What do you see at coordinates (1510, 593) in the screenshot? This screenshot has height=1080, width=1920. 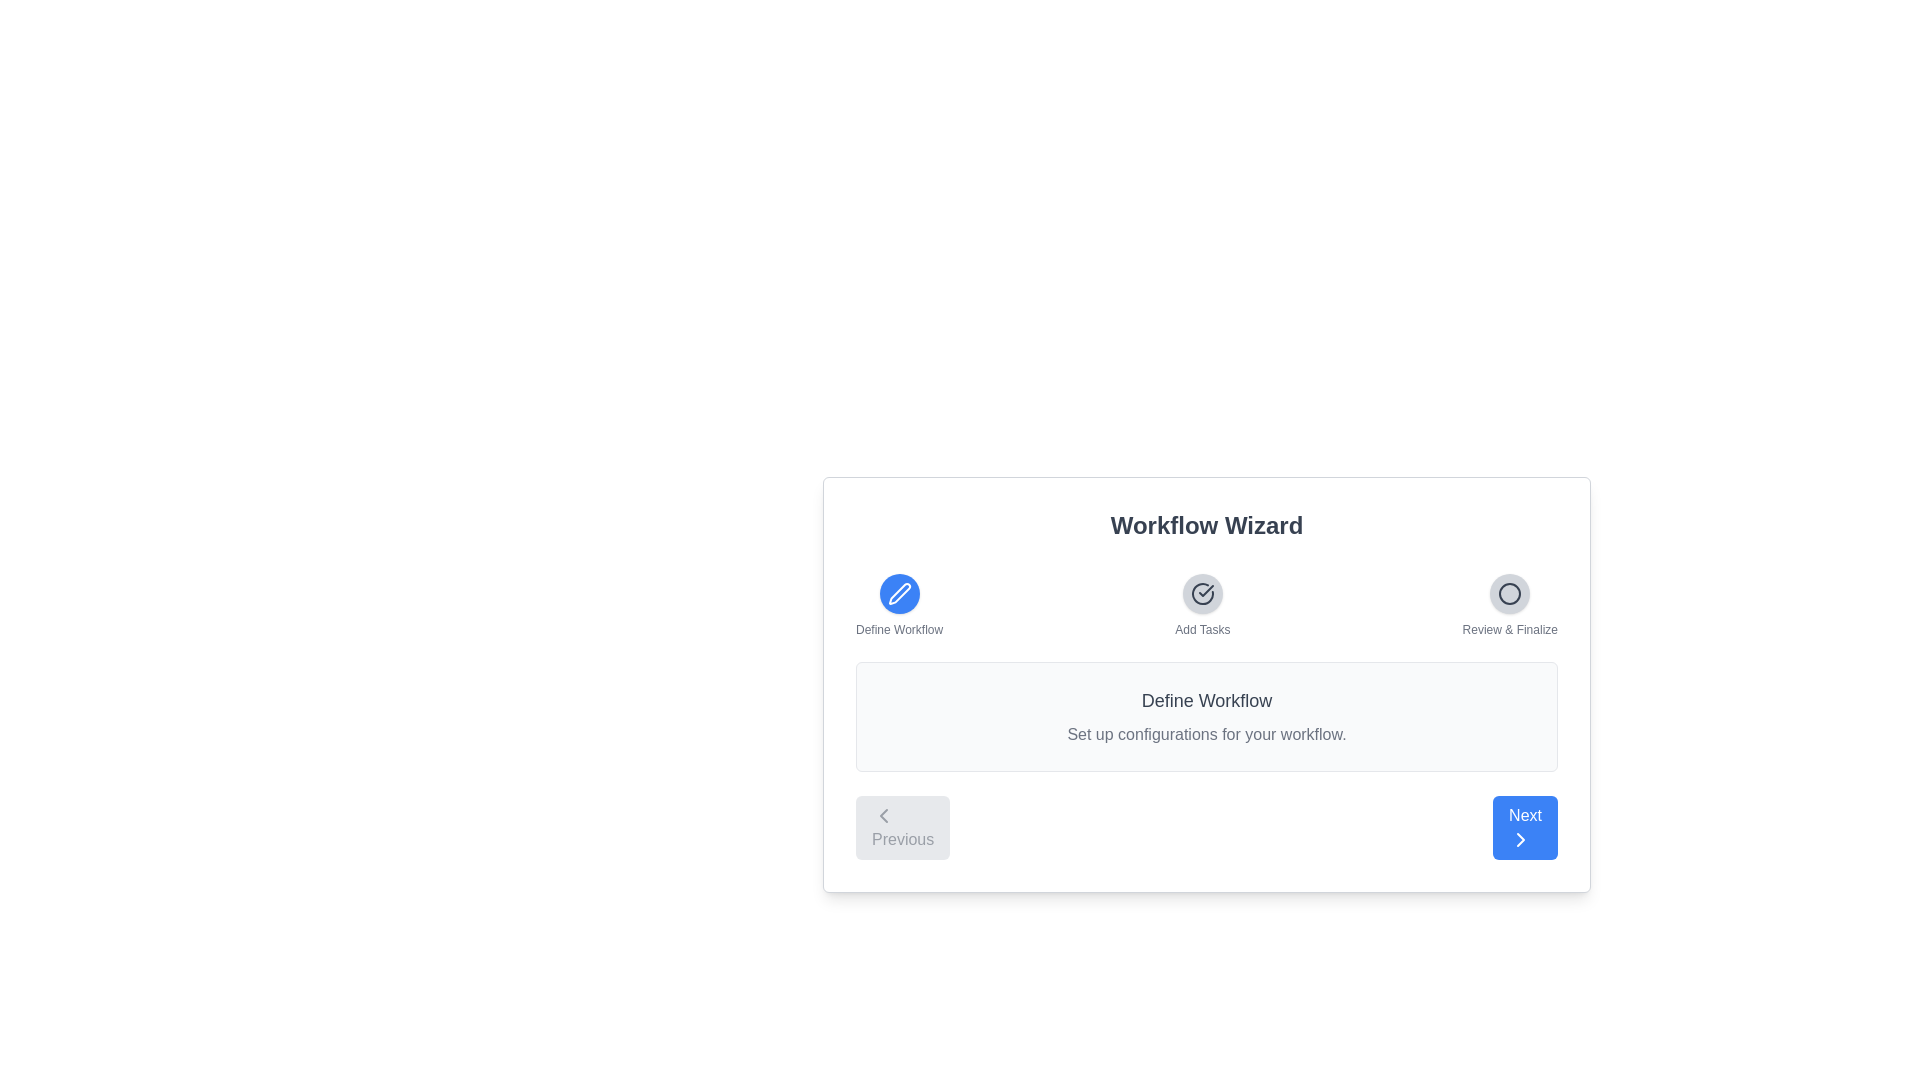 I see `the Circular icon representing the 'Review & Finalize' section in the Workflow Wizard interface` at bounding box center [1510, 593].